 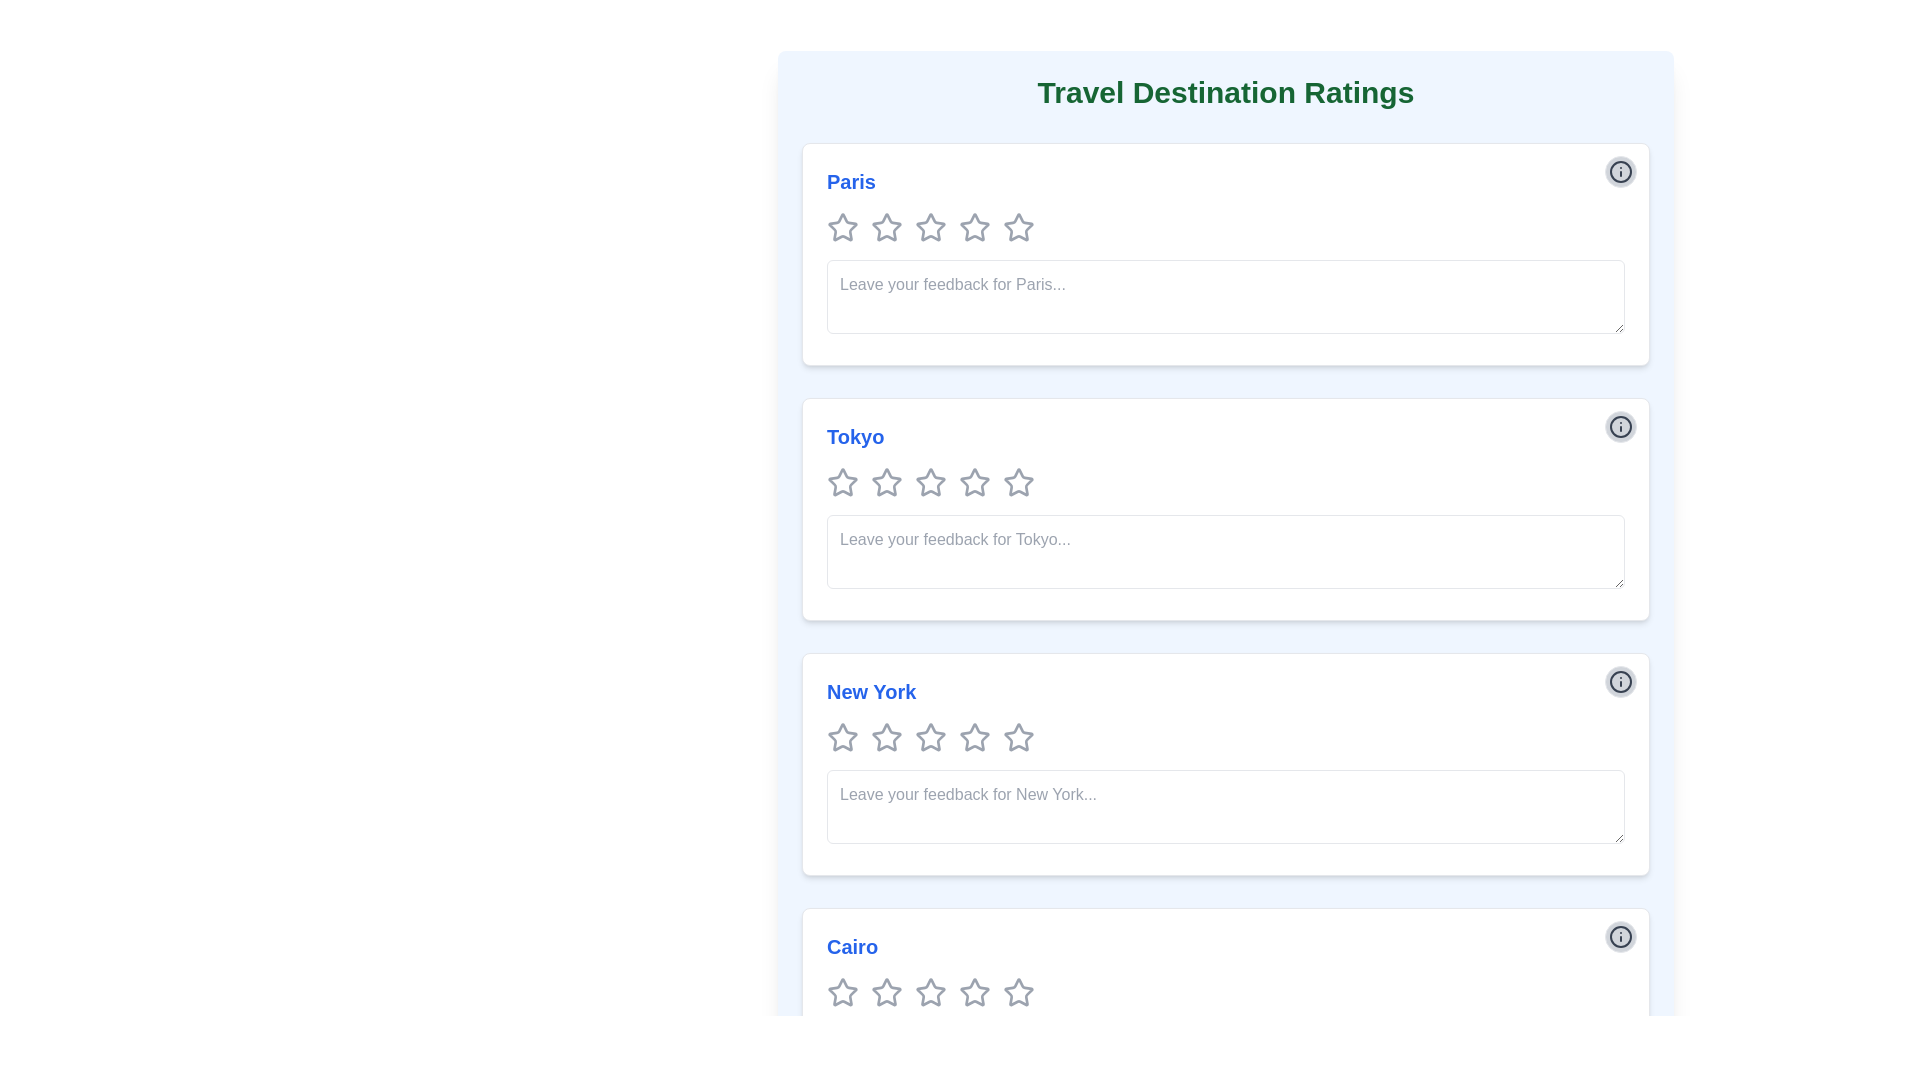 I want to click on the third star in the 5-star rating system for the 'New York' section, so click(x=974, y=737).